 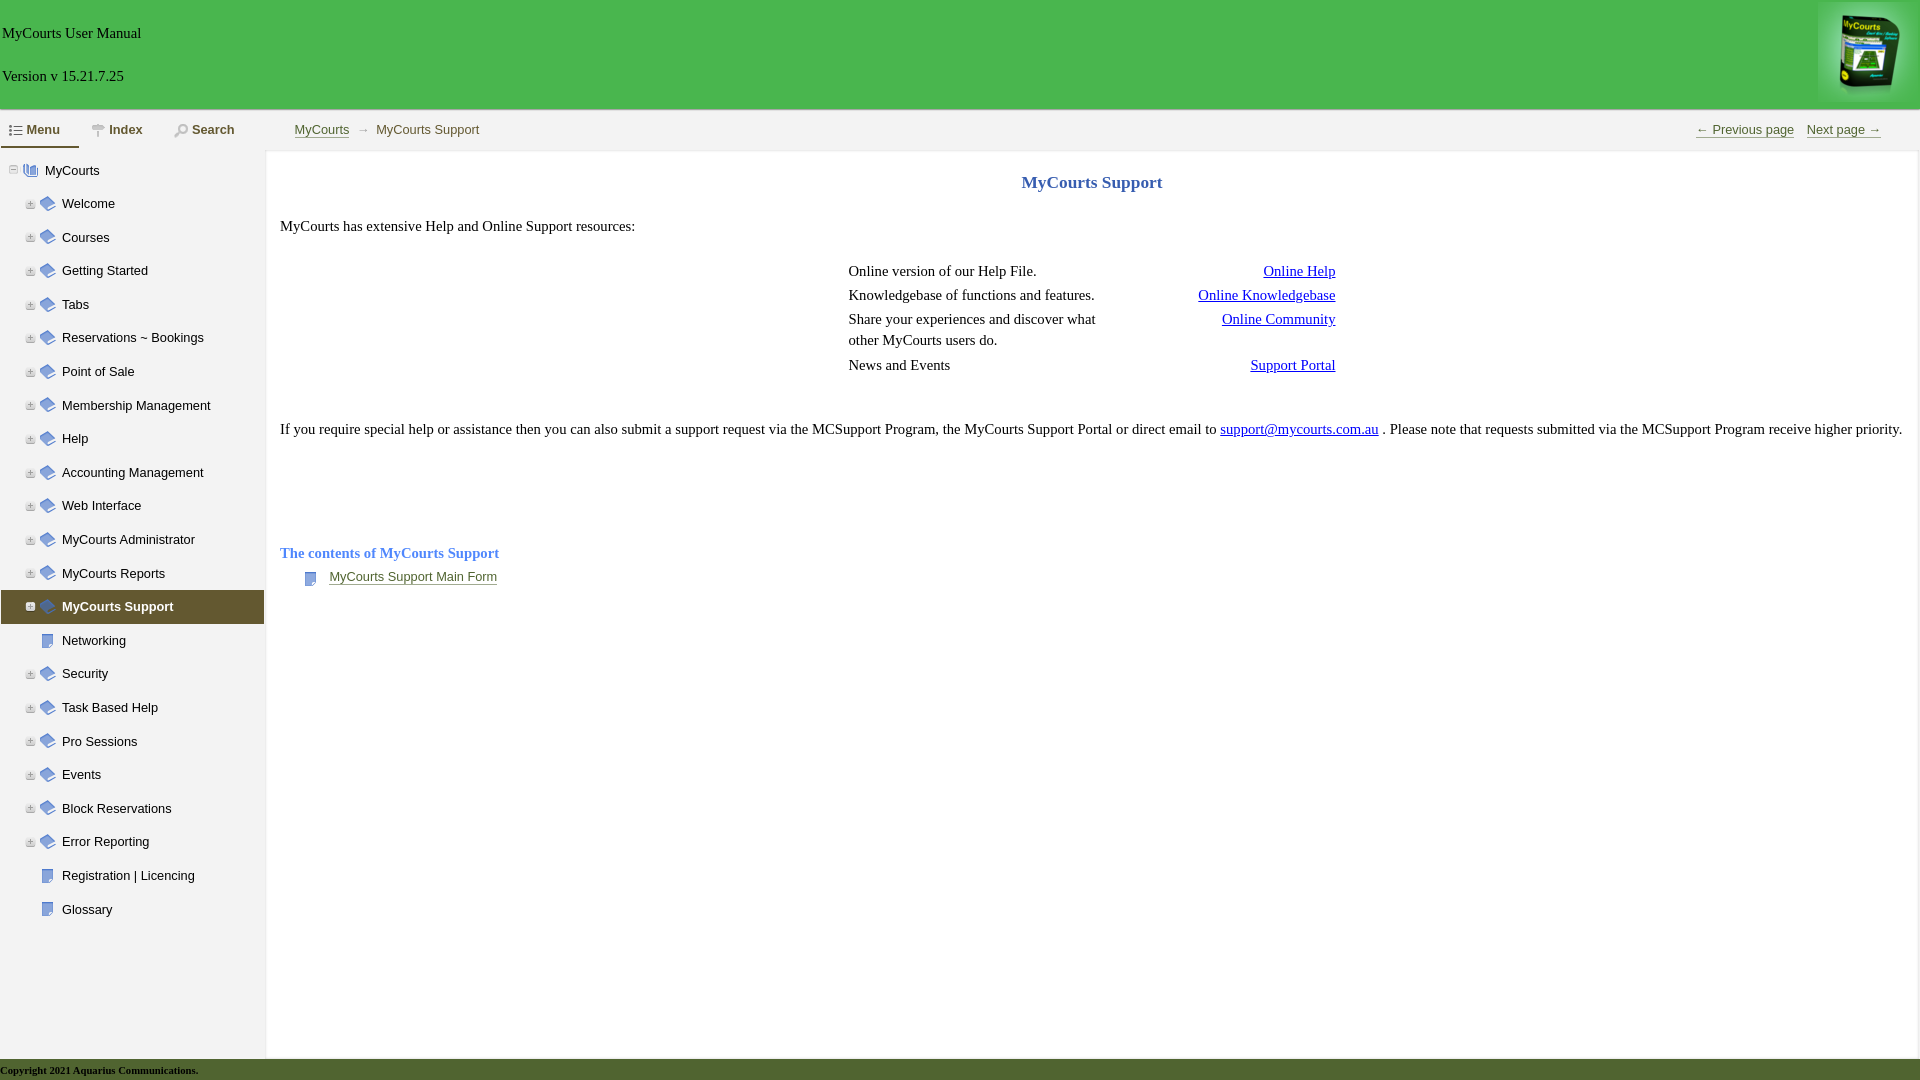 I want to click on 'Online Knowledgebase', so click(x=1265, y=295).